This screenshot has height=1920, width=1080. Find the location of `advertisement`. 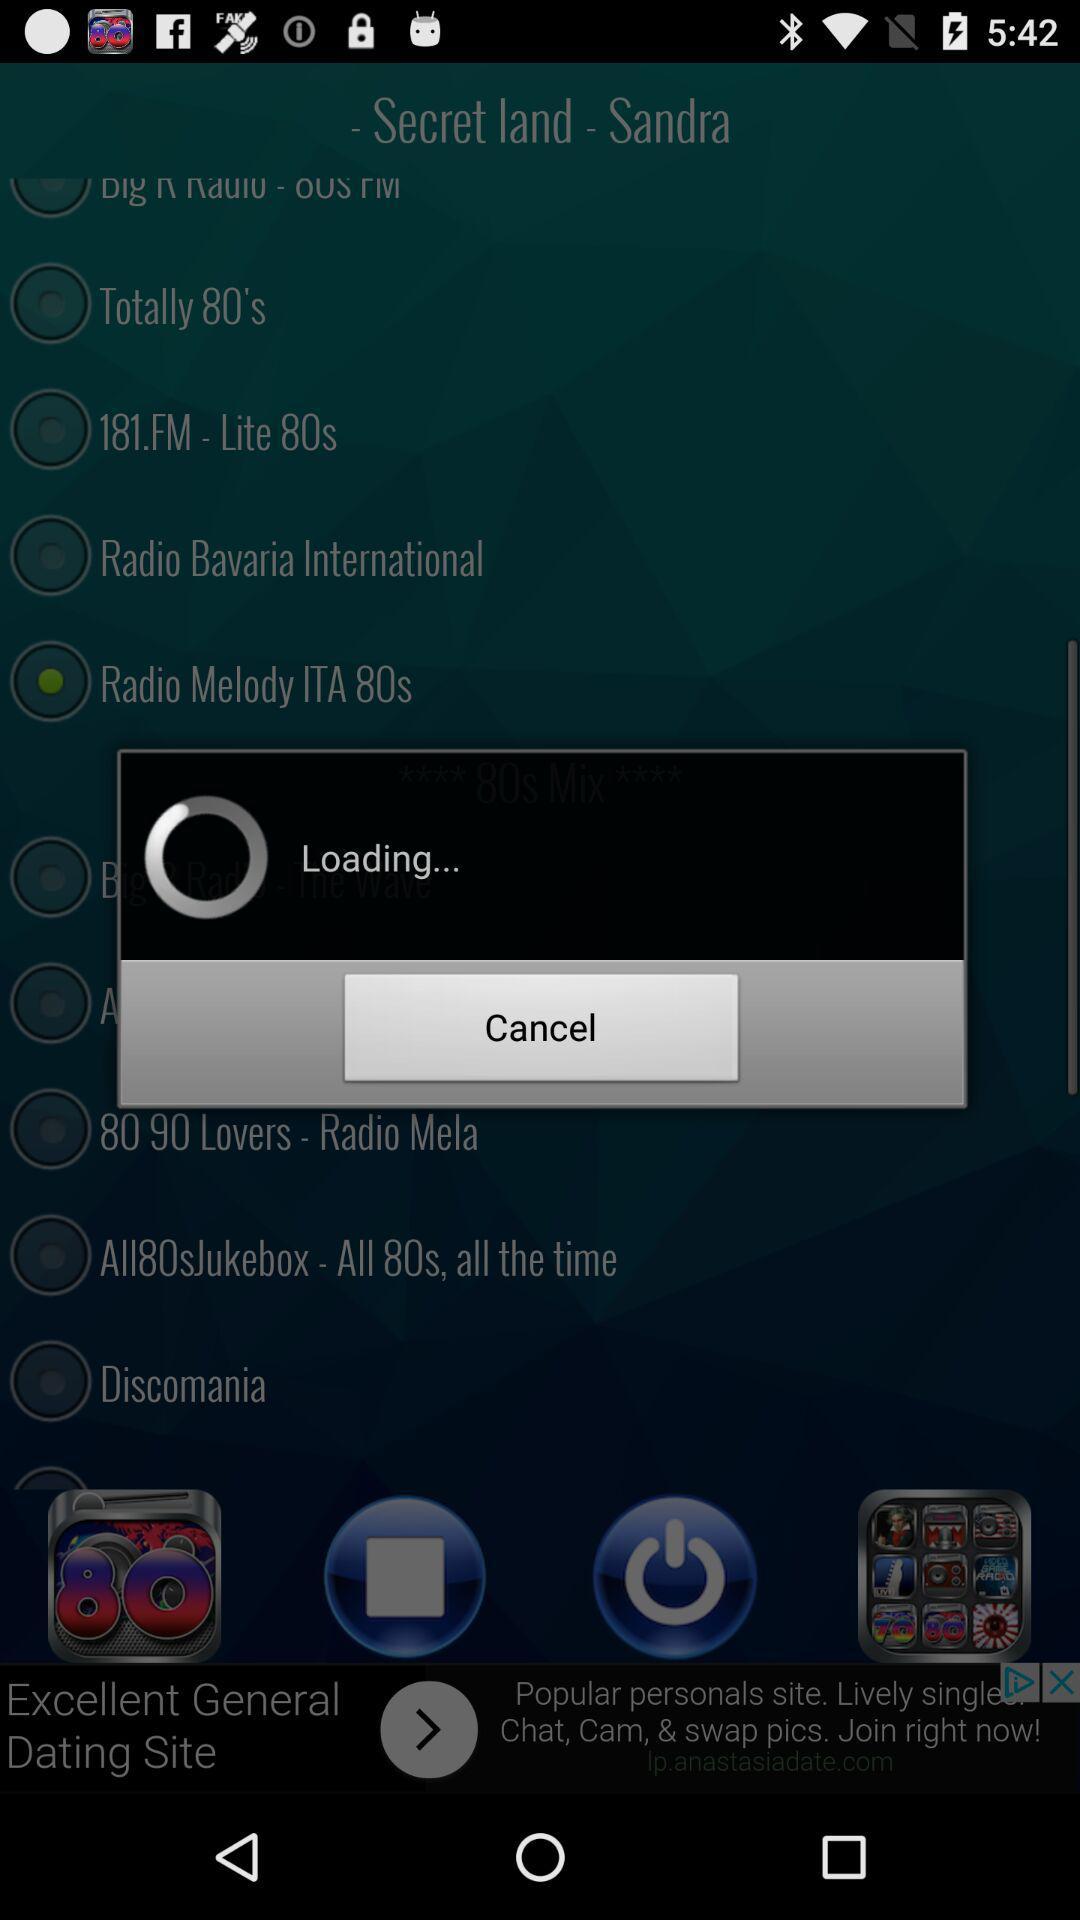

advertisement is located at coordinates (540, 1727).